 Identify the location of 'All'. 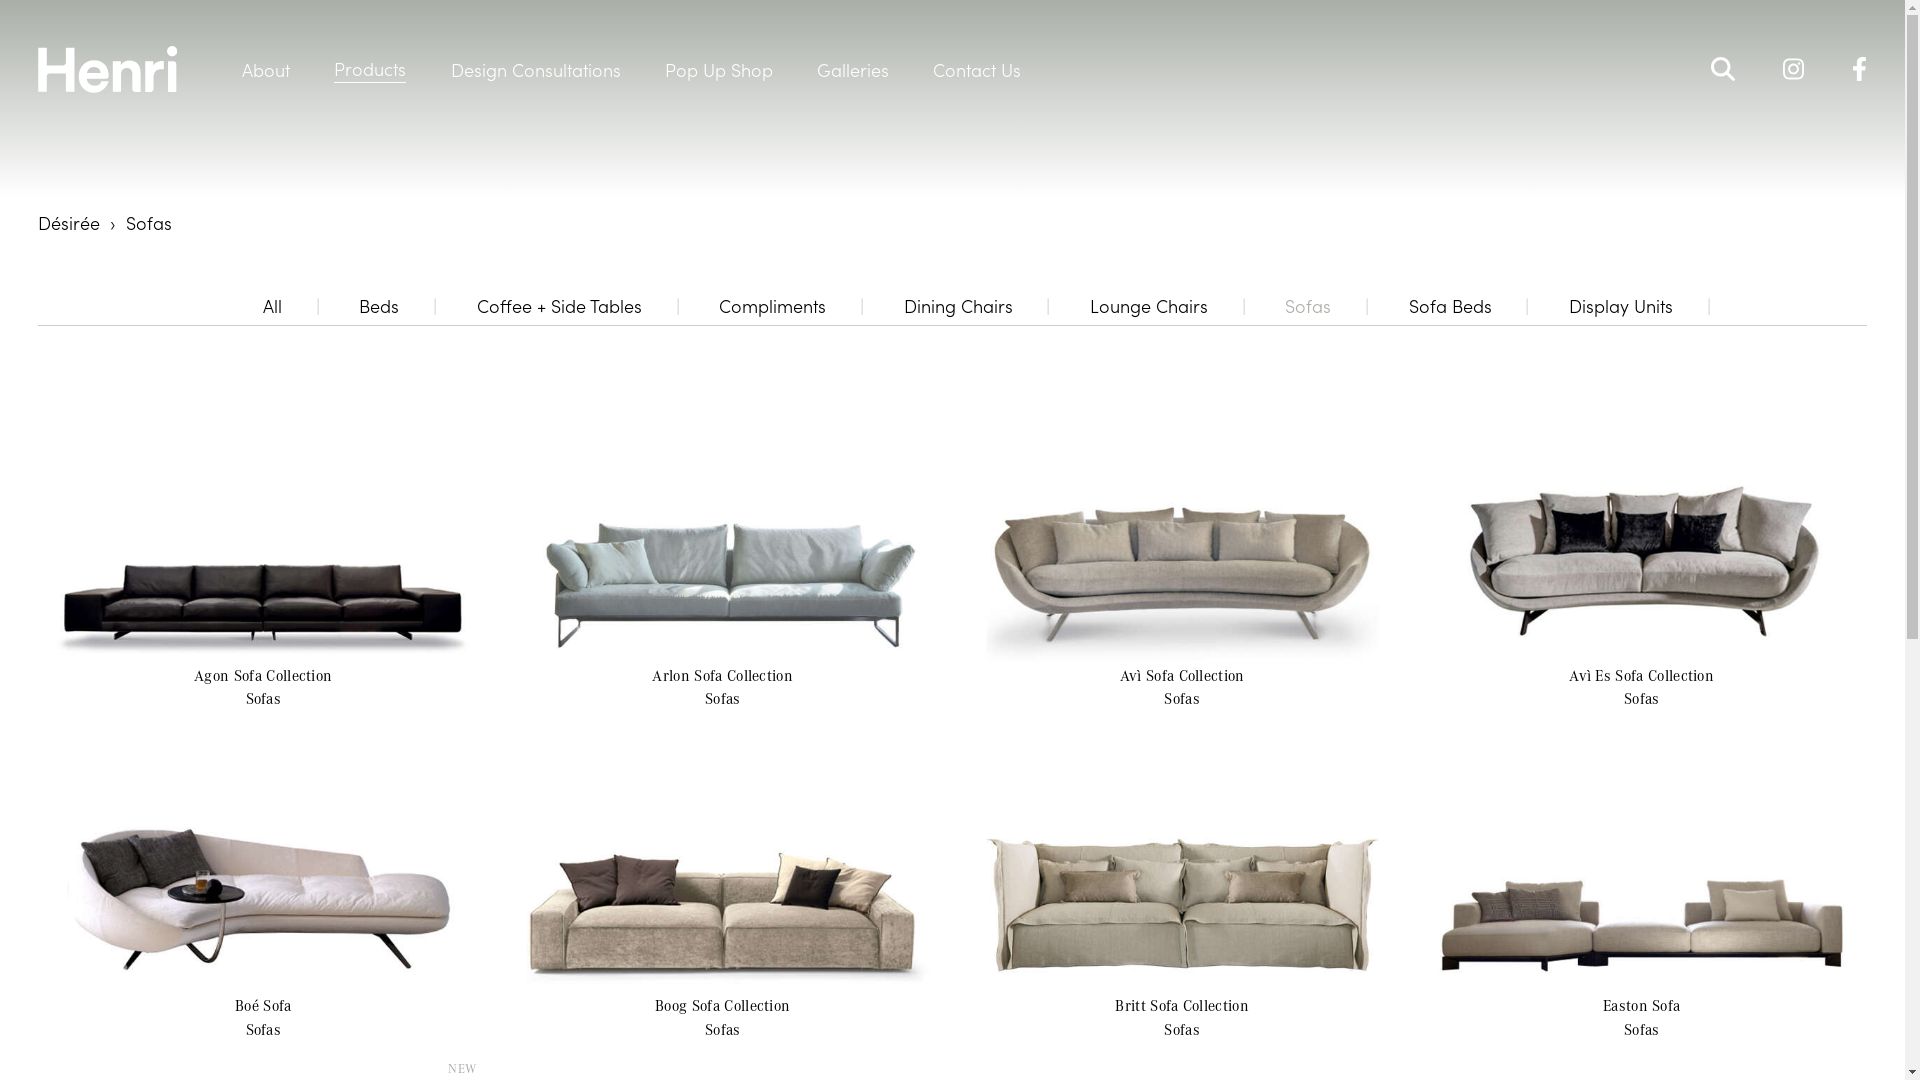
(271, 305).